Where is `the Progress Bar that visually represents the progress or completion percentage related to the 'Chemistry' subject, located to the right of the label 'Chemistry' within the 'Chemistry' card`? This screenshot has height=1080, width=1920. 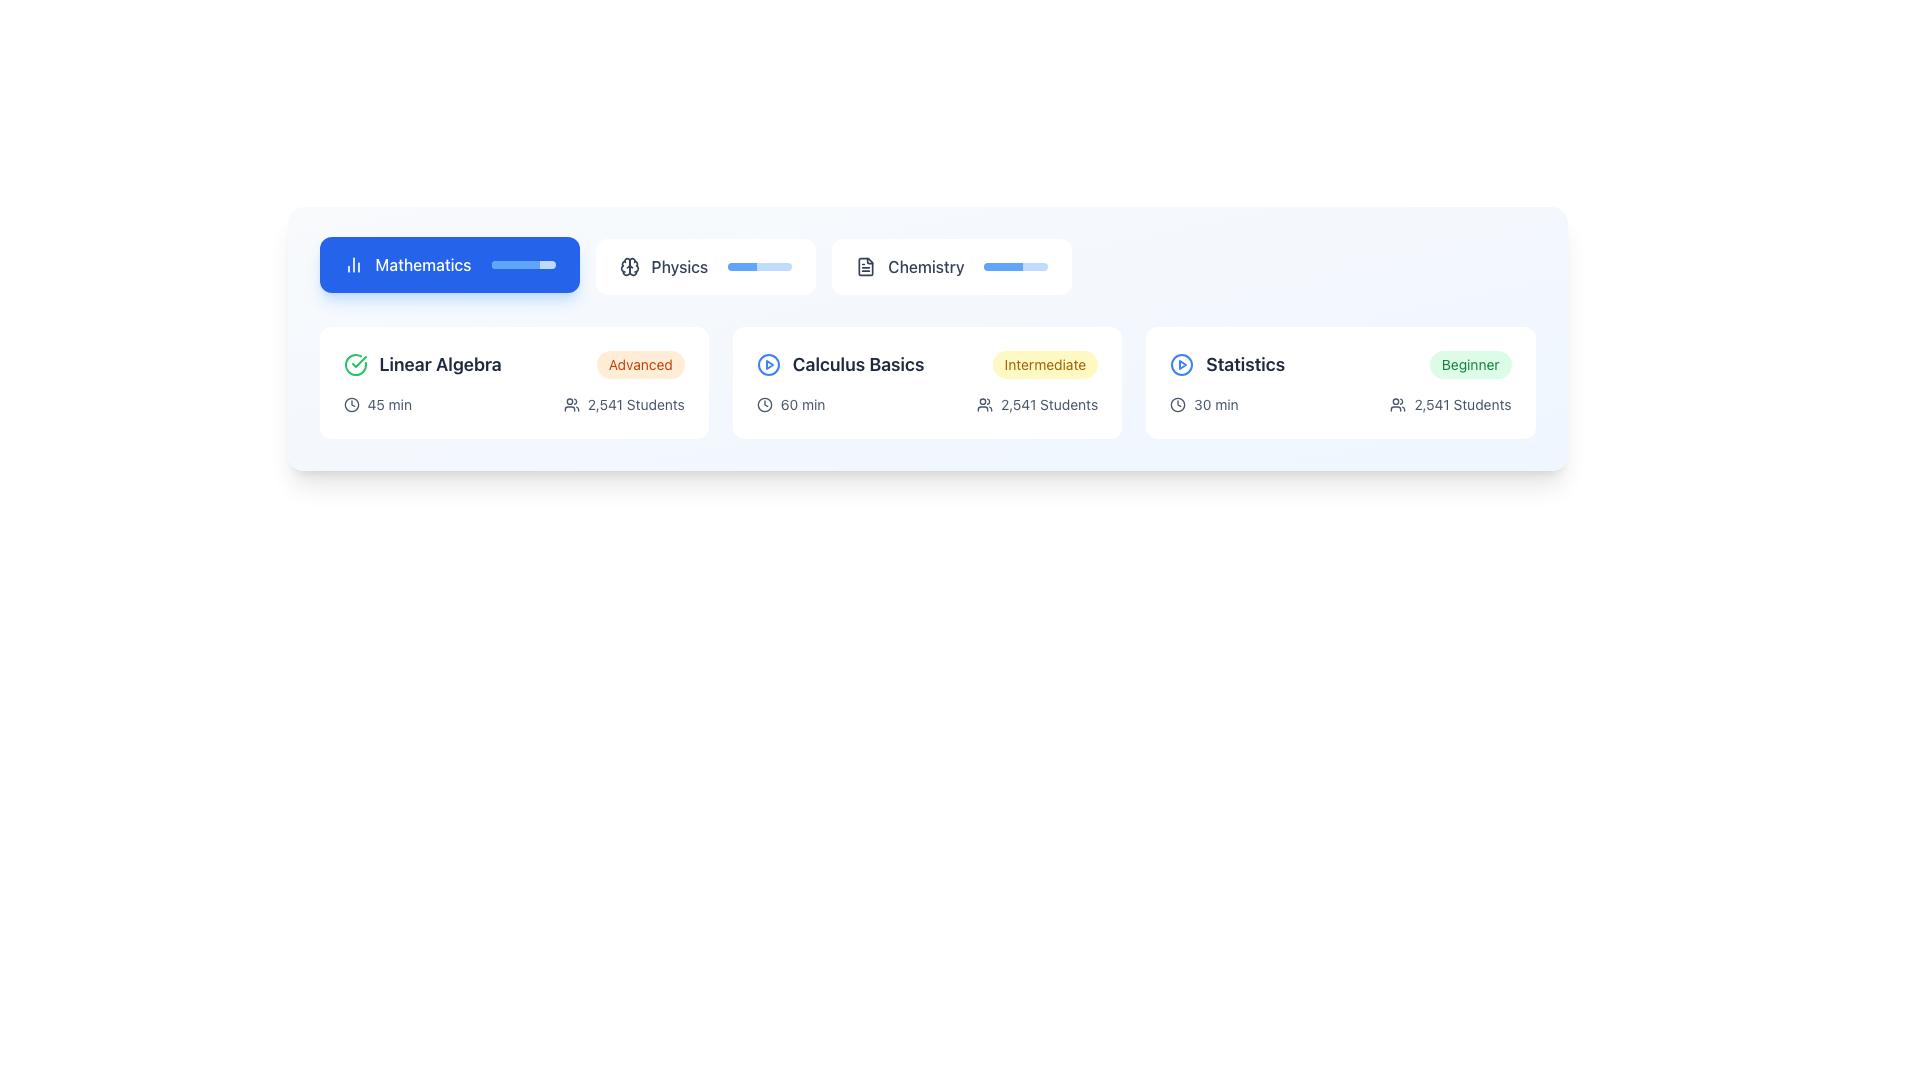 the Progress Bar that visually represents the progress or completion percentage related to the 'Chemistry' subject, located to the right of the label 'Chemistry' within the 'Chemistry' card is located at coordinates (1016, 265).